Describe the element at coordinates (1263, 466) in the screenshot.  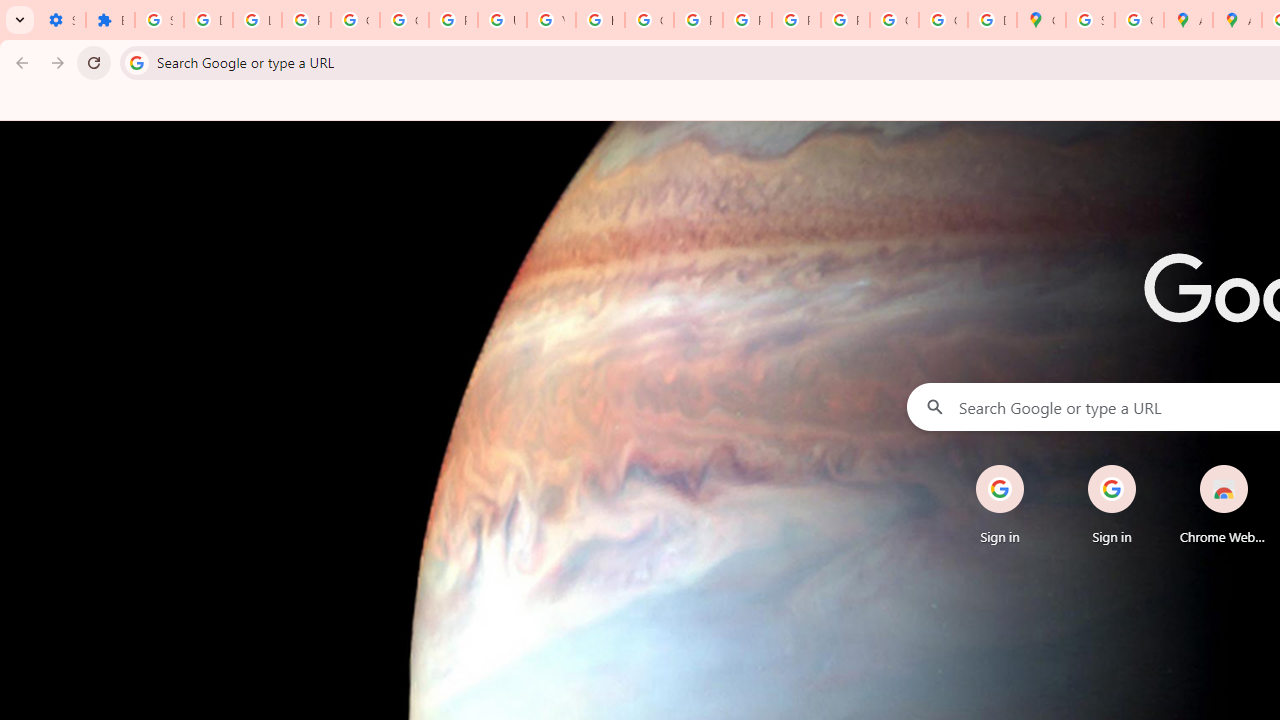
I see `'Remove'` at that location.